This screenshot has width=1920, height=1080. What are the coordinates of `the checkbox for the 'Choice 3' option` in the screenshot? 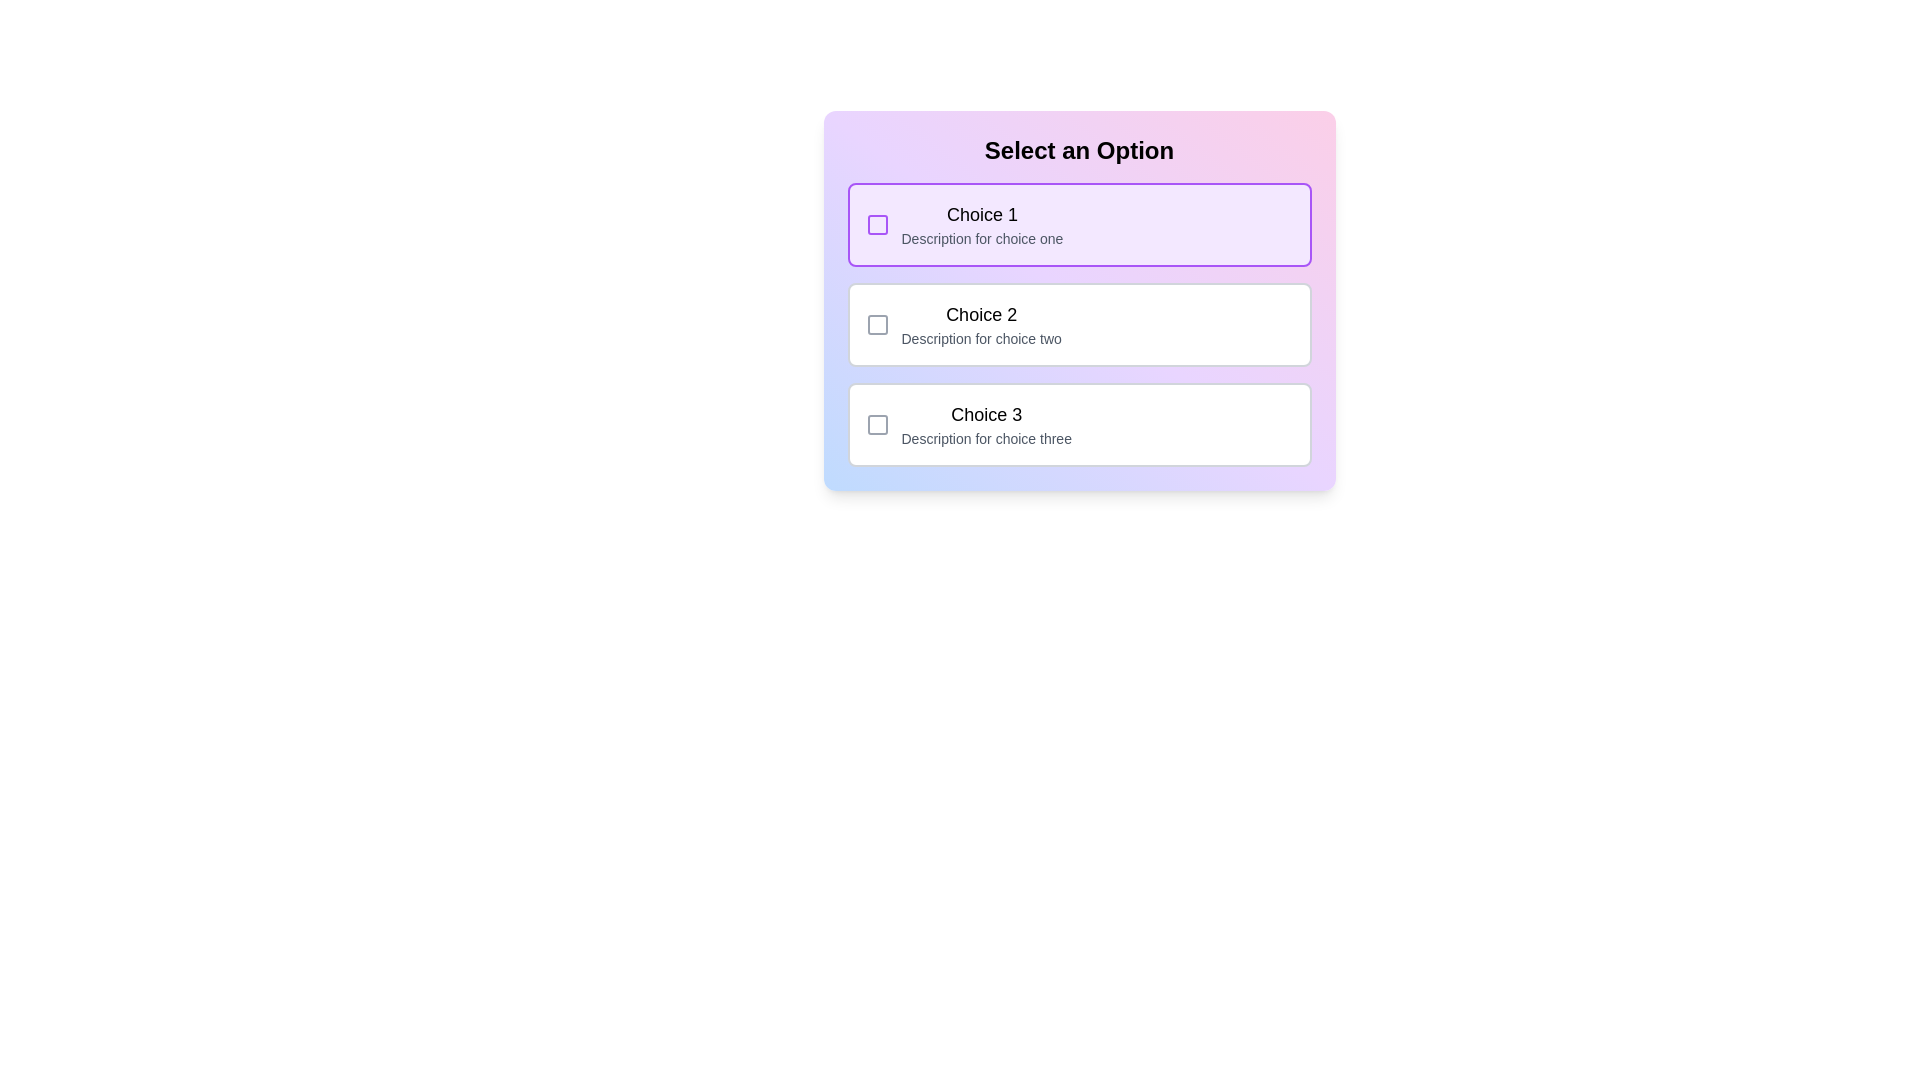 It's located at (877, 423).